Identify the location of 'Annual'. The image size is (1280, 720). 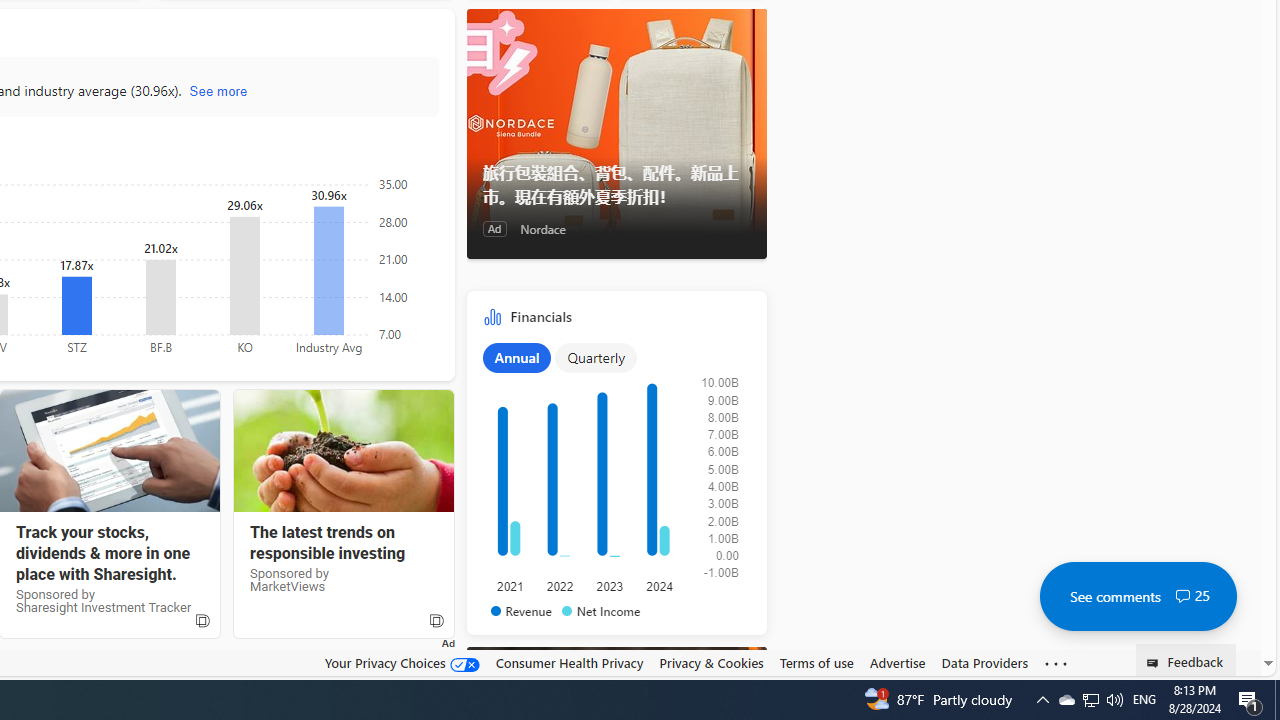
(517, 356).